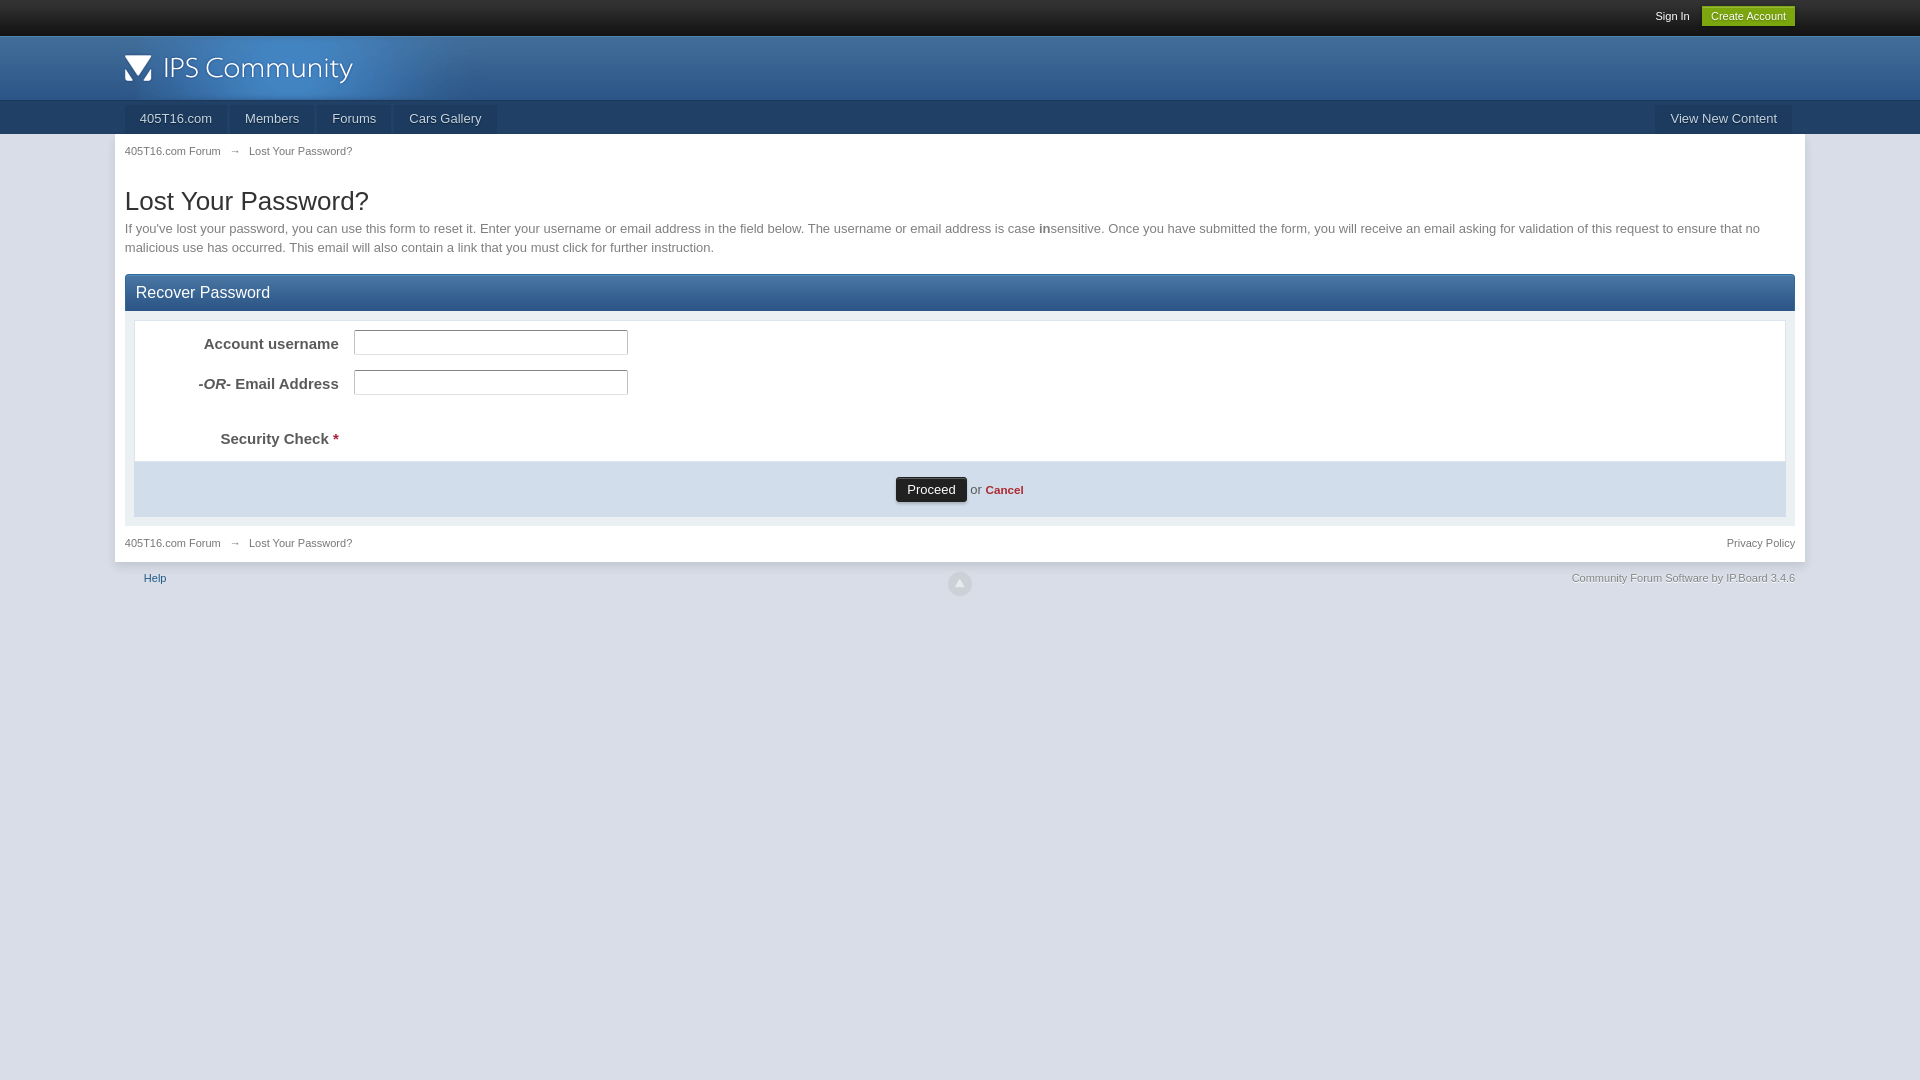 The width and height of the screenshot is (1920, 1080). What do you see at coordinates (1761, 543) in the screenshot?
I see `'Privacy Policy'` at bounding box center [1761, 543].